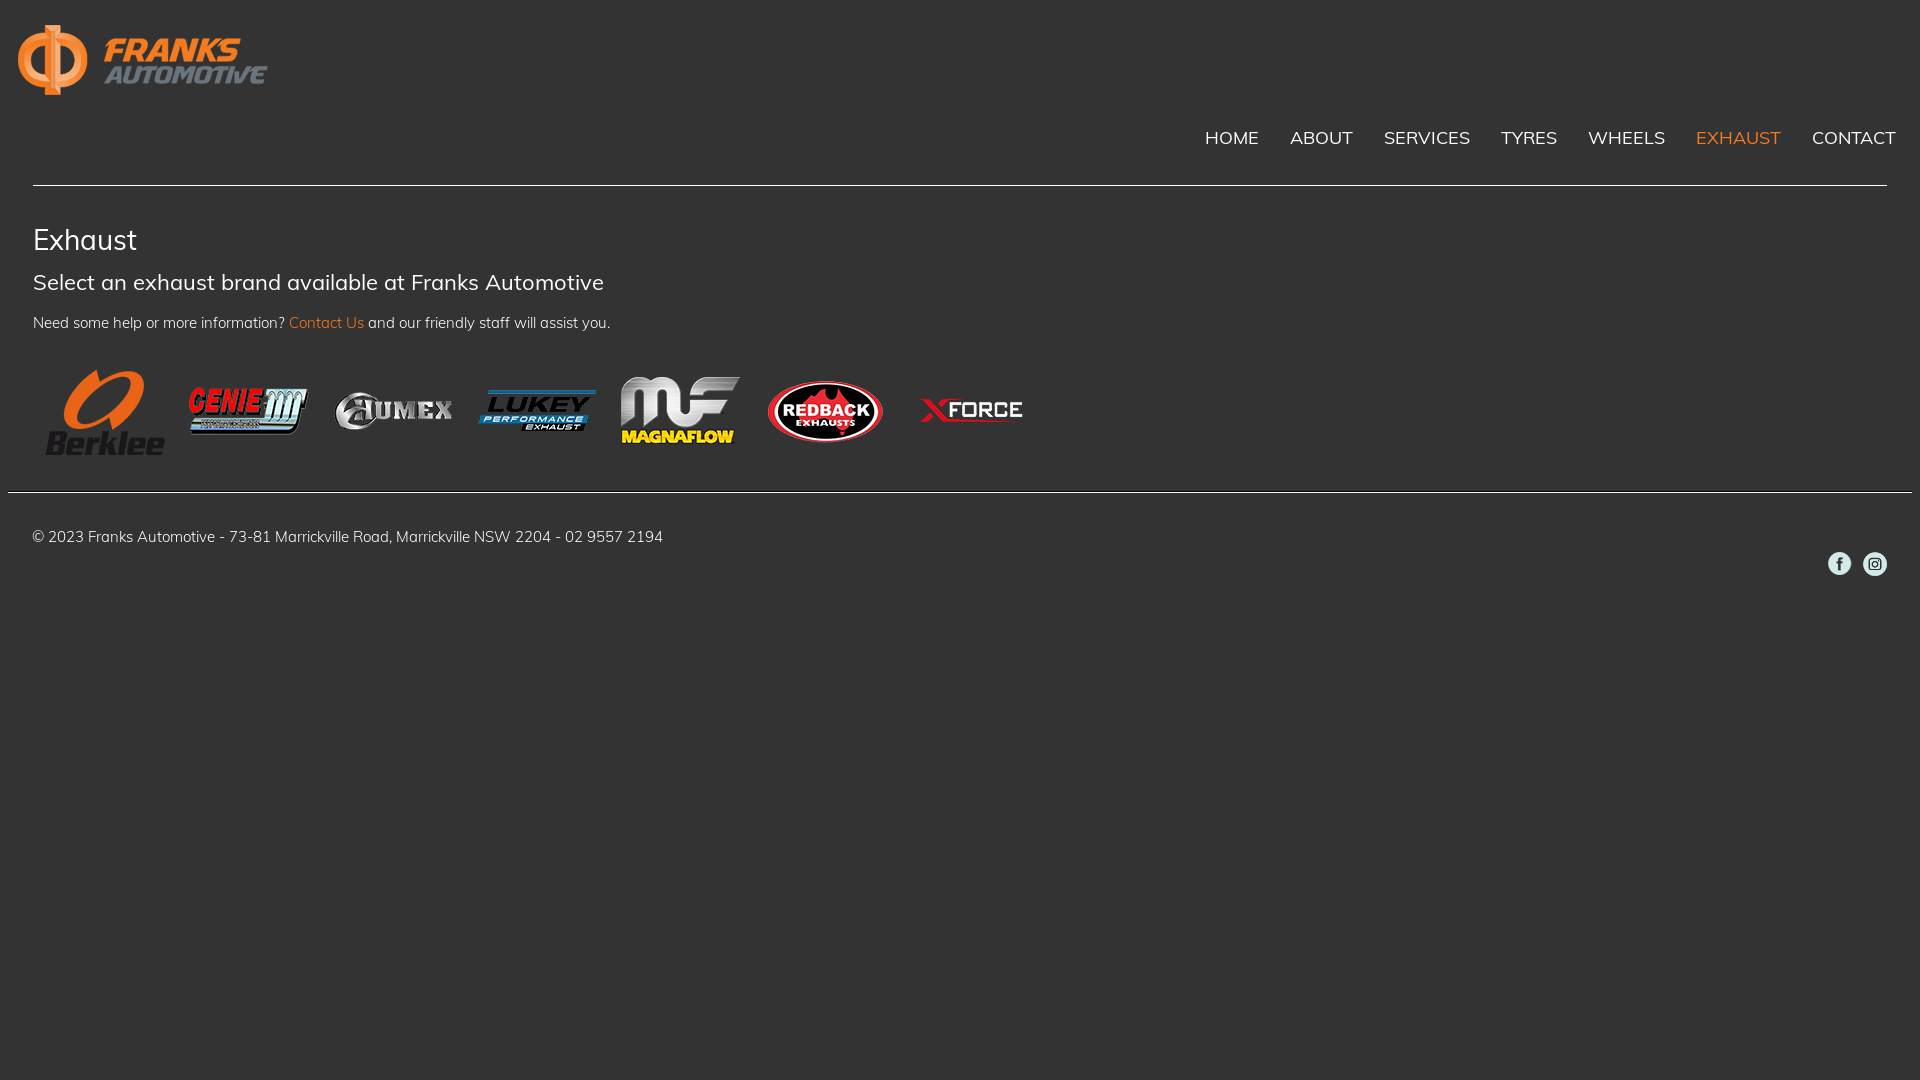 The width and height of the screenshot is (1920, 1080). I want to click on '02 9557 2194', so click(564, 535).